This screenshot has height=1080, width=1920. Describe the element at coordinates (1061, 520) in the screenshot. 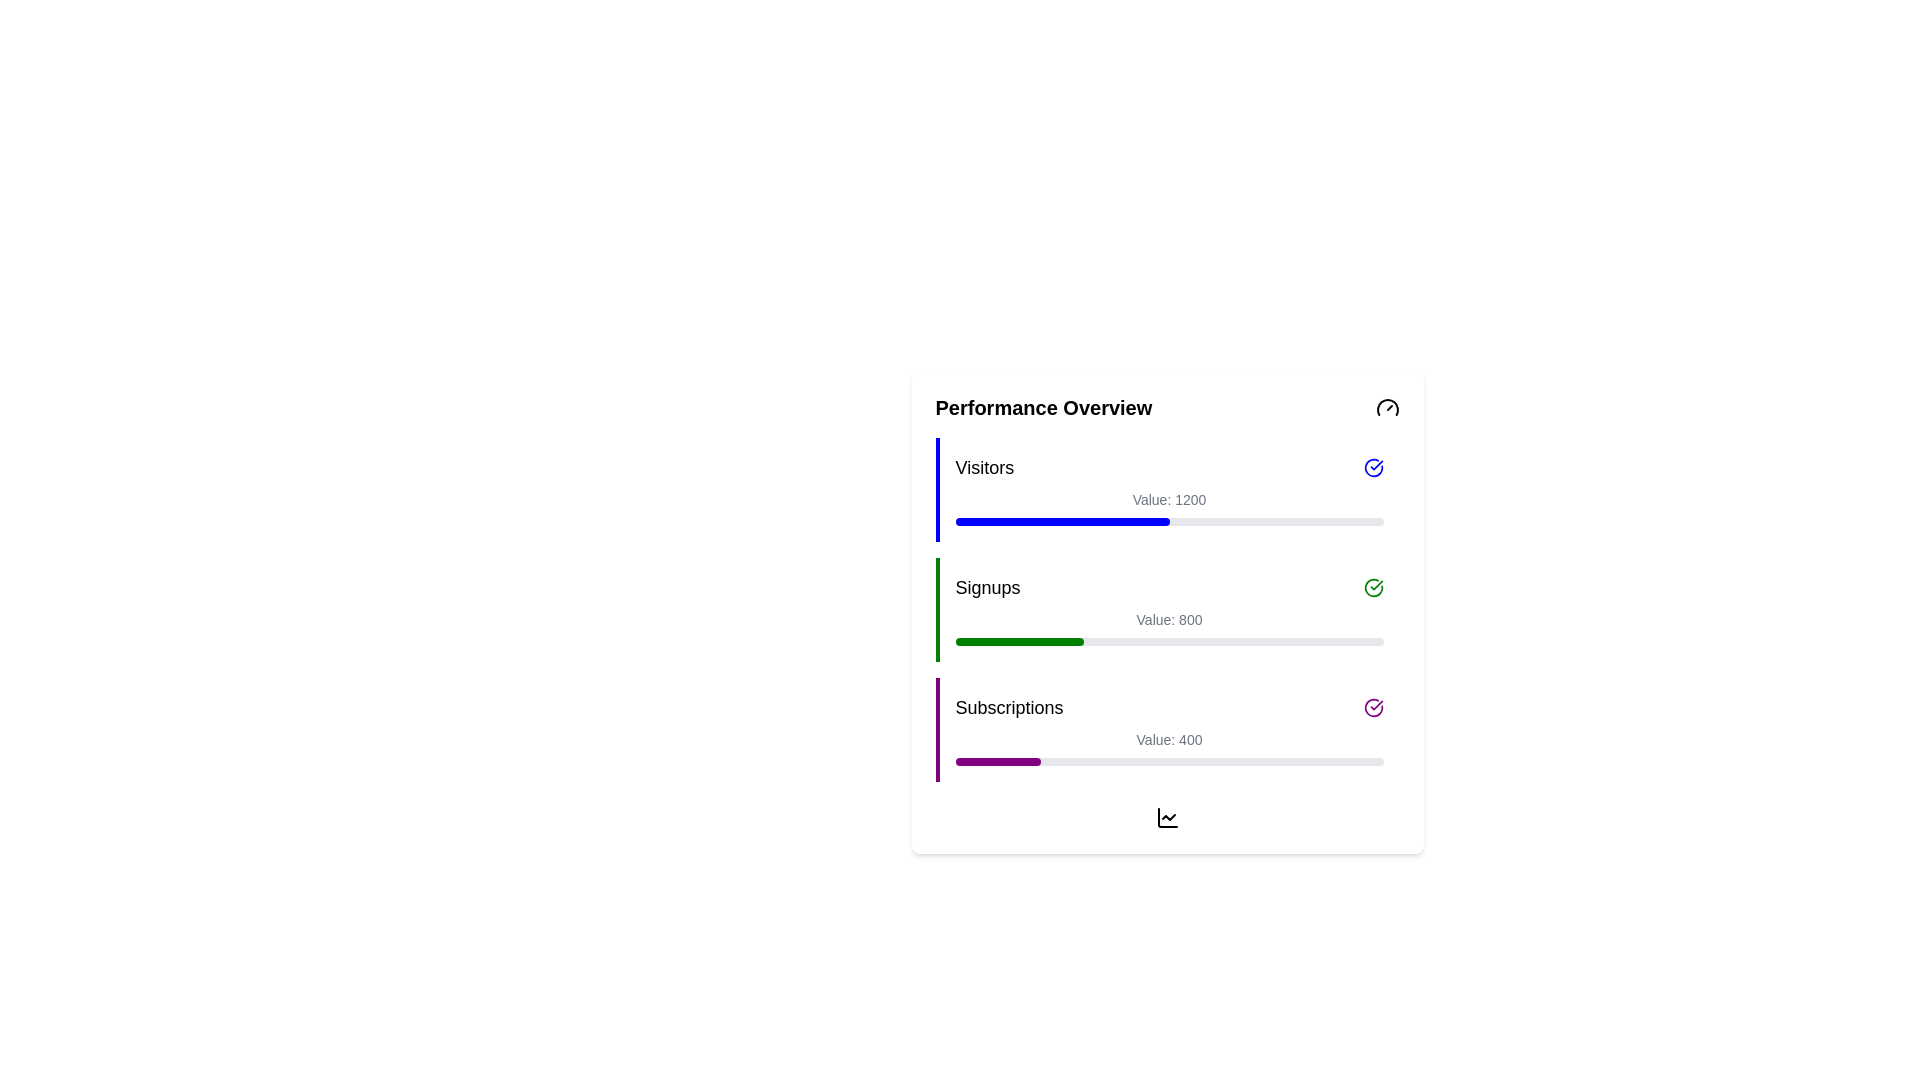

I see `the filled portion of the Progress Bar Segment in the 'Visitors' section of the 'Performance Overview' to visually indicate progress` at that location.